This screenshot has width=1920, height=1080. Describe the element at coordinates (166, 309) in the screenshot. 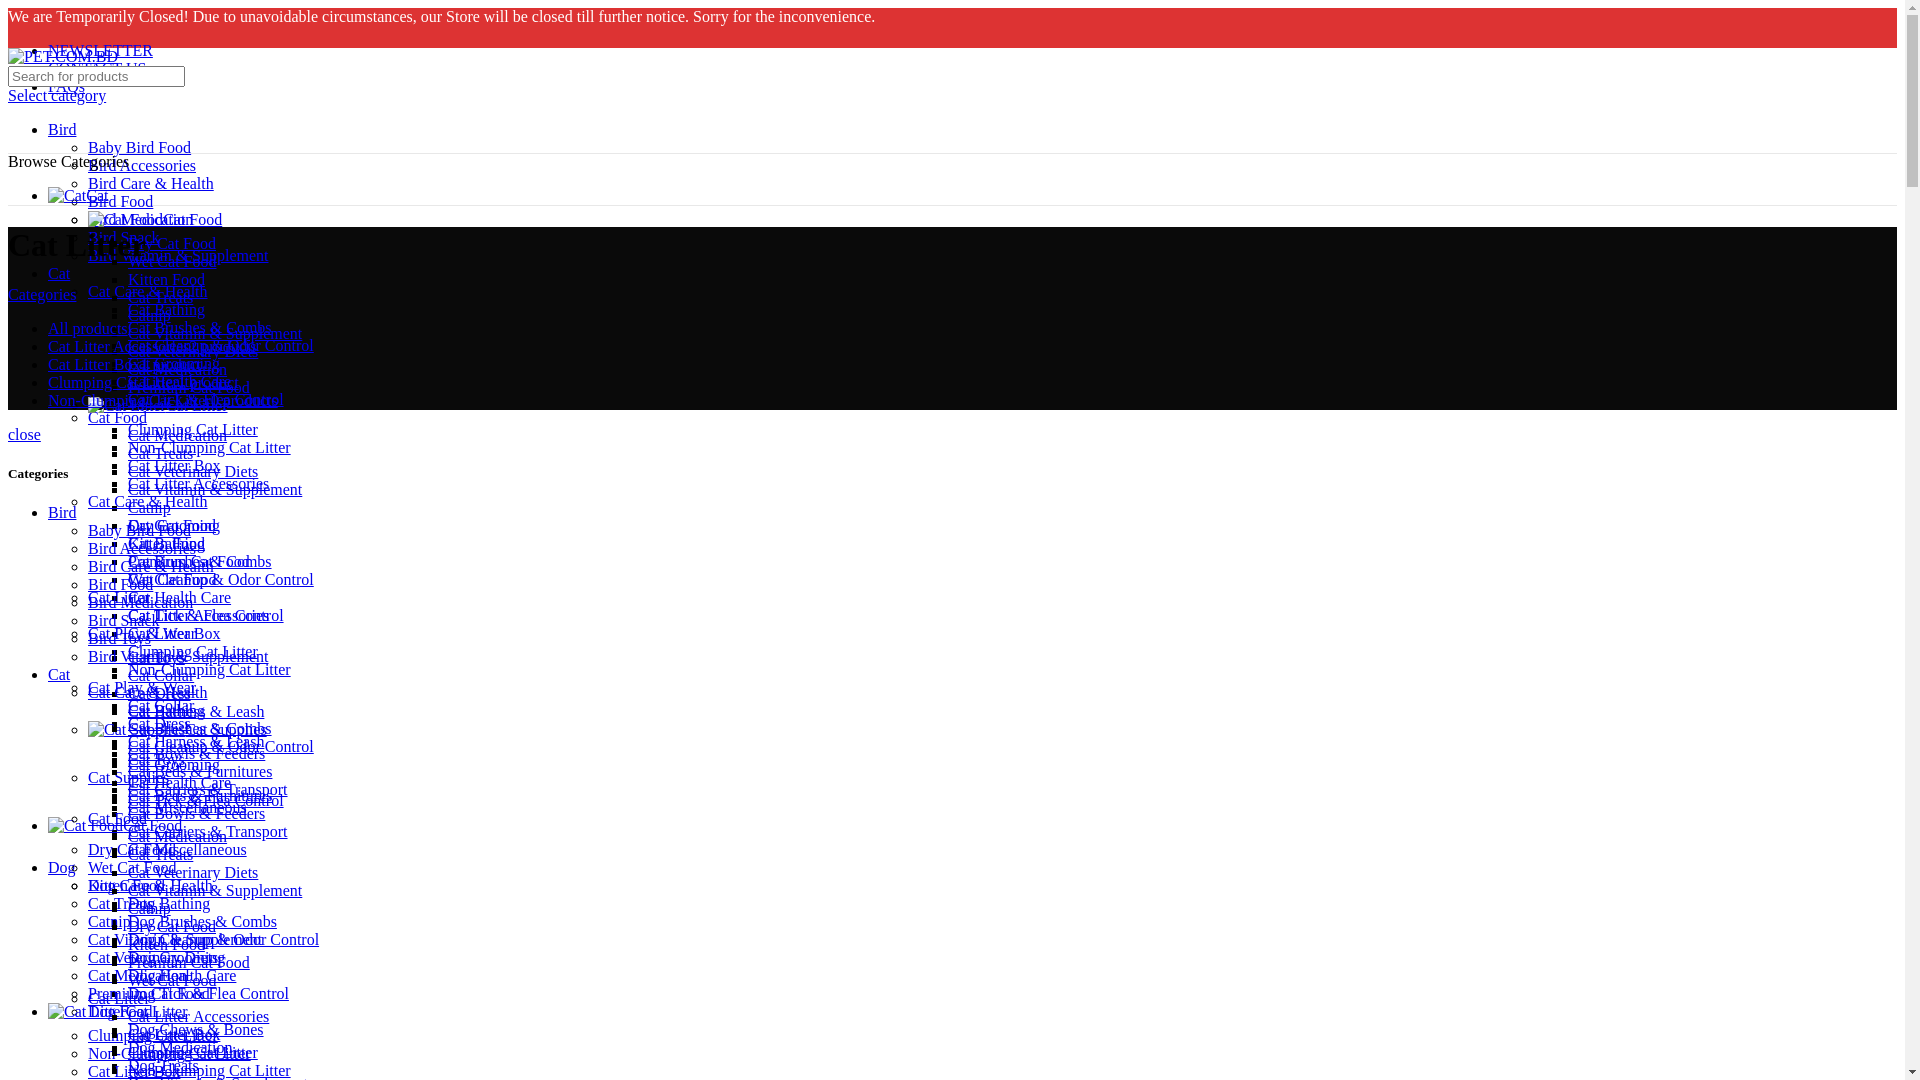

I see `'Cat Bathing'` at that location.